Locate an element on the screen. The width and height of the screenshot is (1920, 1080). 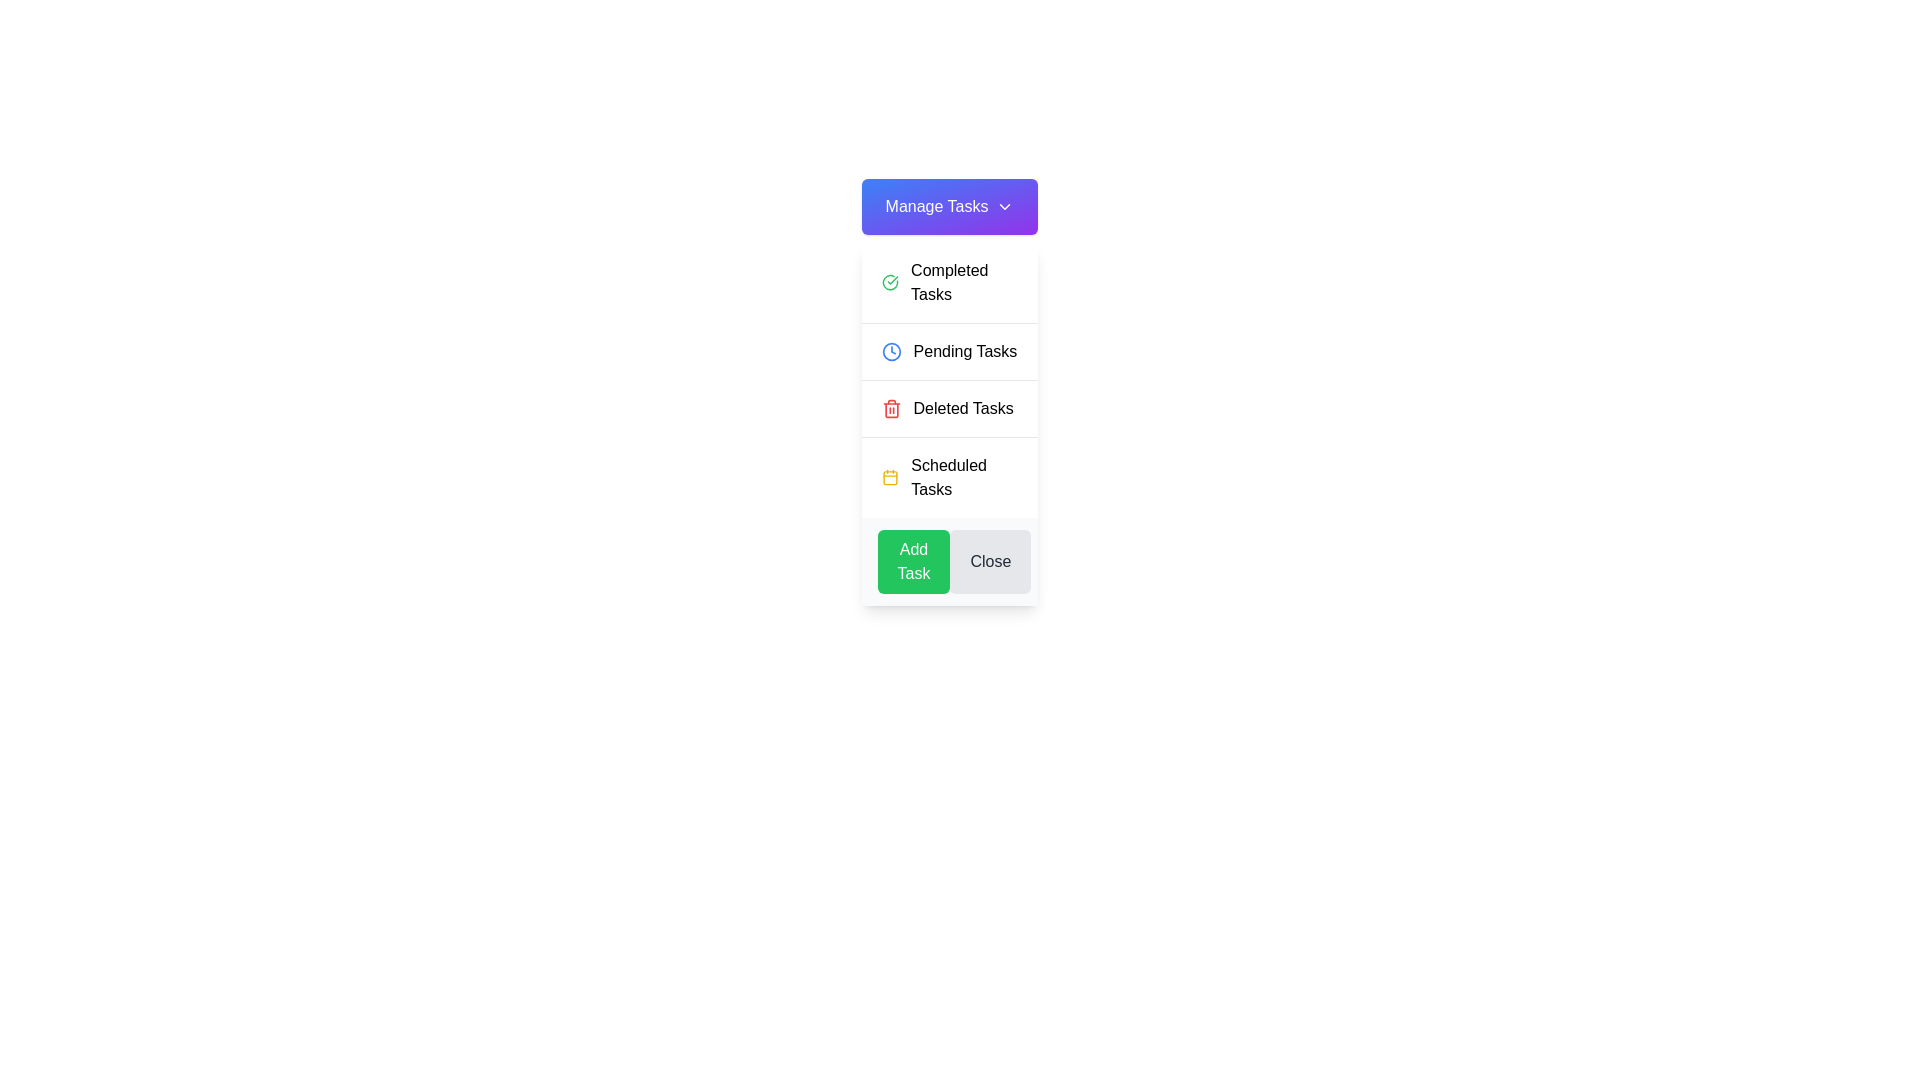
the downward-pointing chevron SVG icon located to the right of the 'Manage Tasks' button text is located at coordinates (1005, 207).